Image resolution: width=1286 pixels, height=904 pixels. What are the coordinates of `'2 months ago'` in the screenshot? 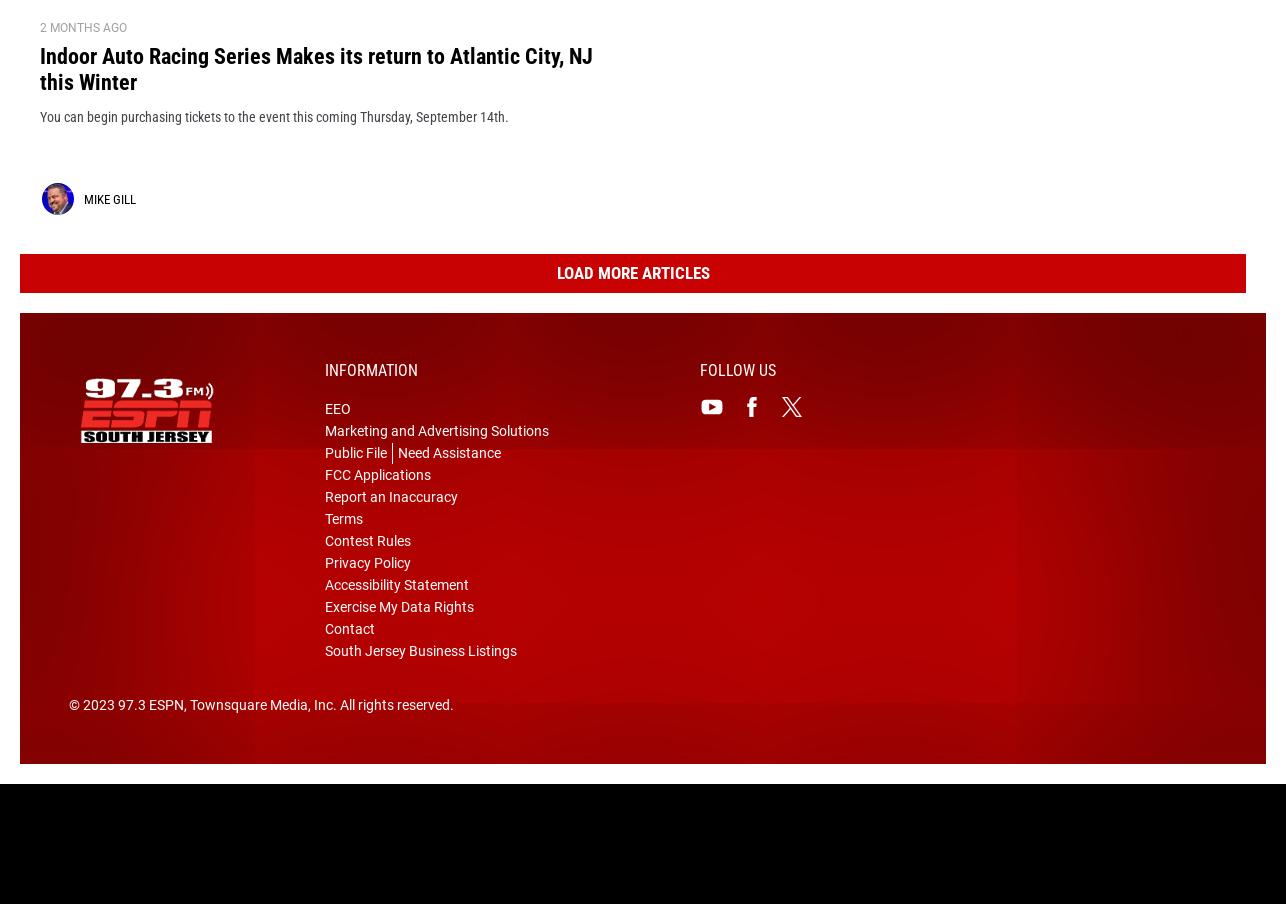 It's located at (83, 60).